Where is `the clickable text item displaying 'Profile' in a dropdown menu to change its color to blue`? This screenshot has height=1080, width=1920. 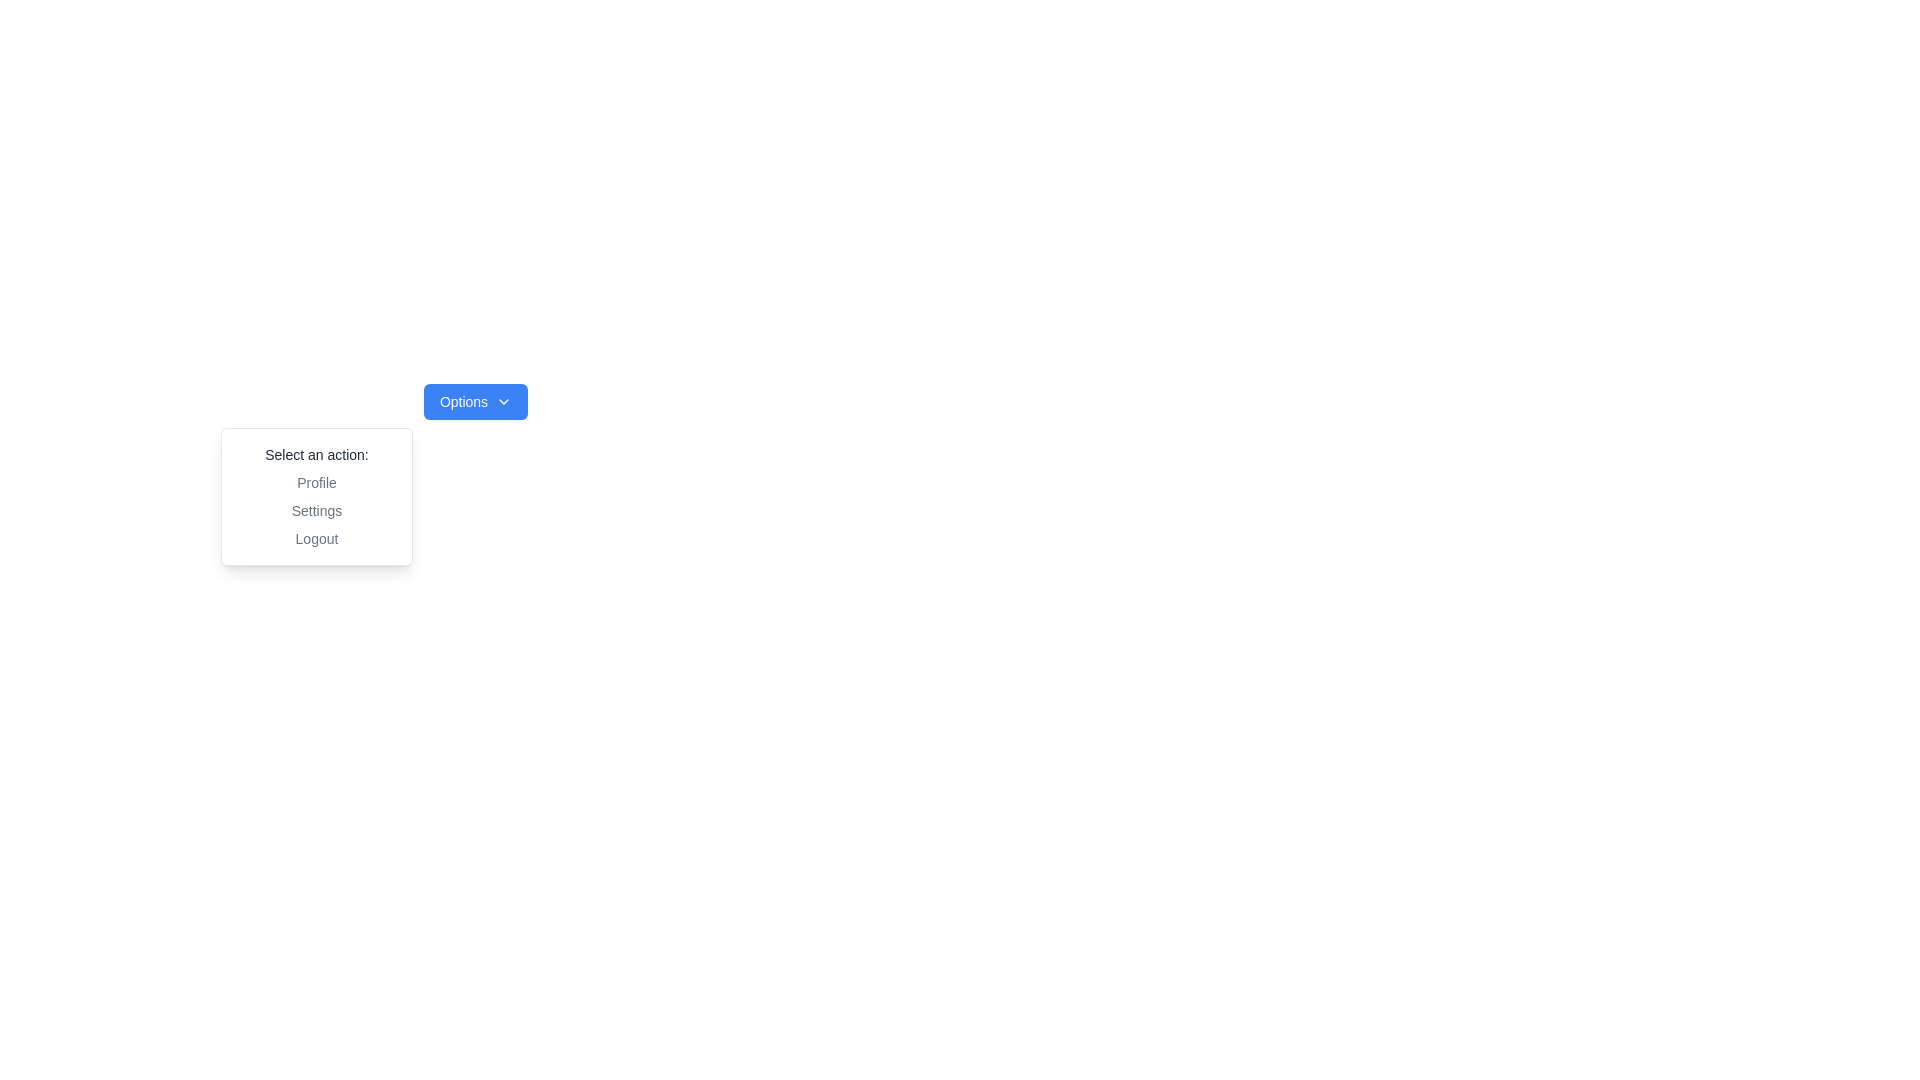
the clickable text item displaying 'Profile' in a dropdown menu to change its color to blue is located at coordinates (315, 482).